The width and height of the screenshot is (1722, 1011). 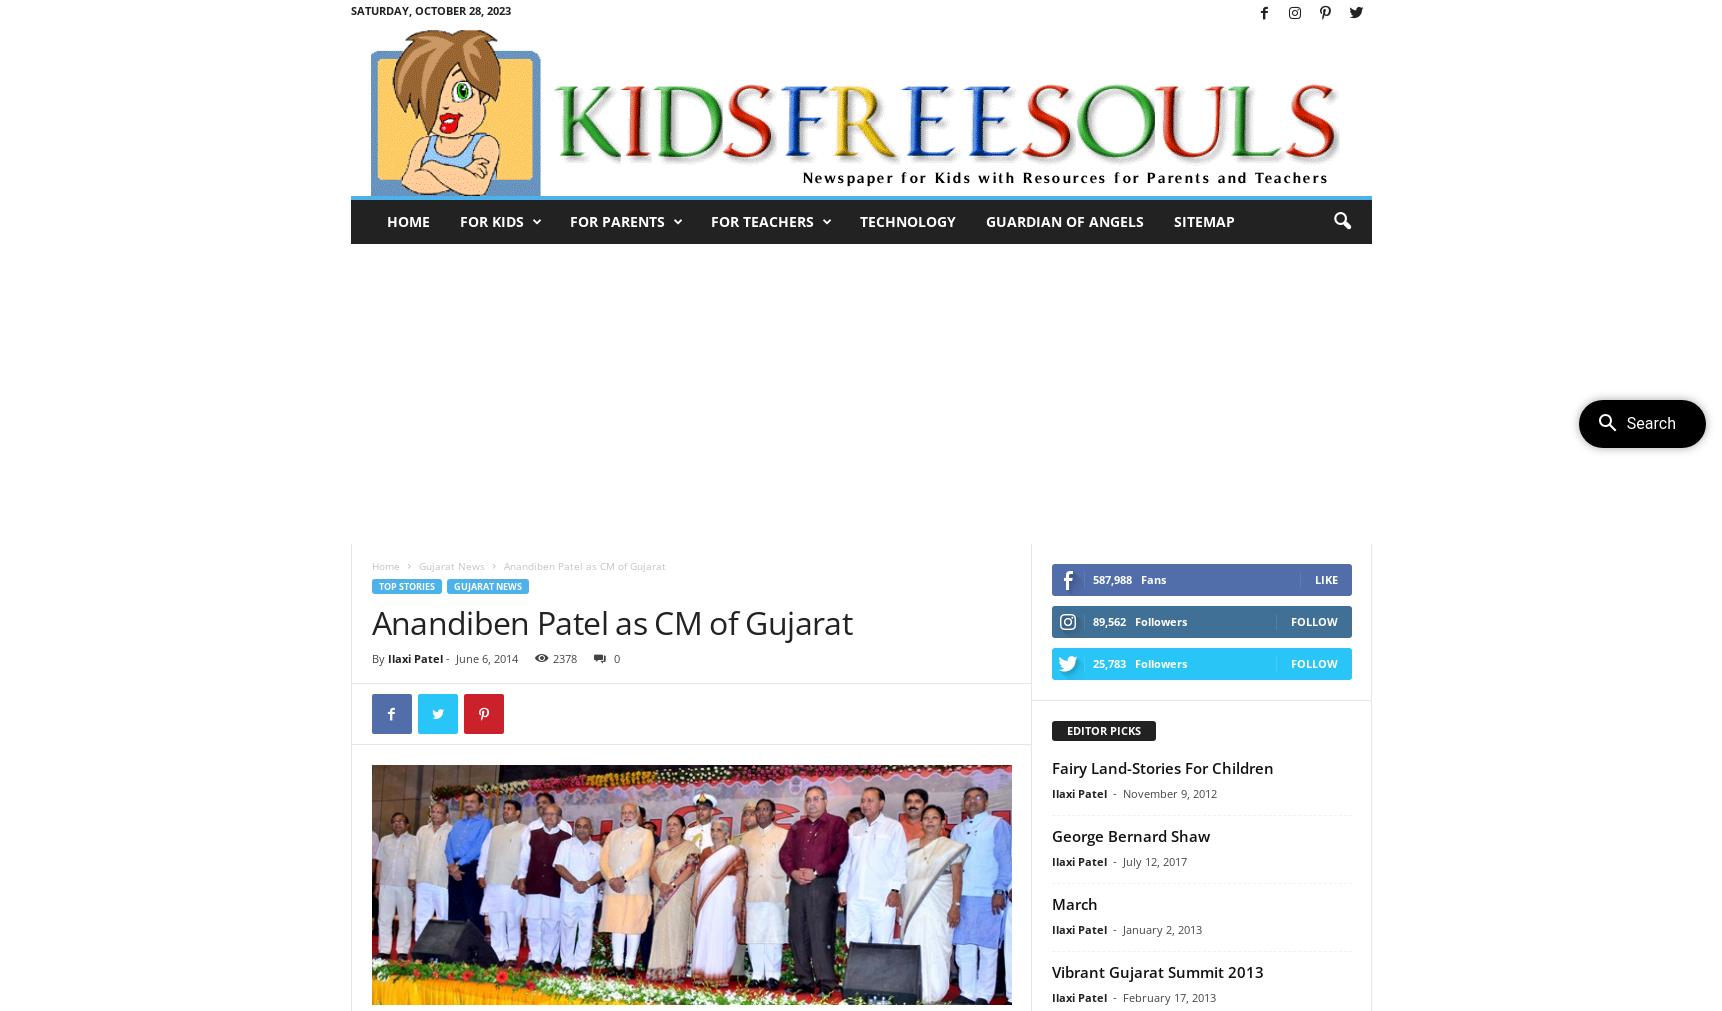 What do you see at coordinates (385, 565) in the screenshot?
I see `'Home'` at bounding box center [385, 565].